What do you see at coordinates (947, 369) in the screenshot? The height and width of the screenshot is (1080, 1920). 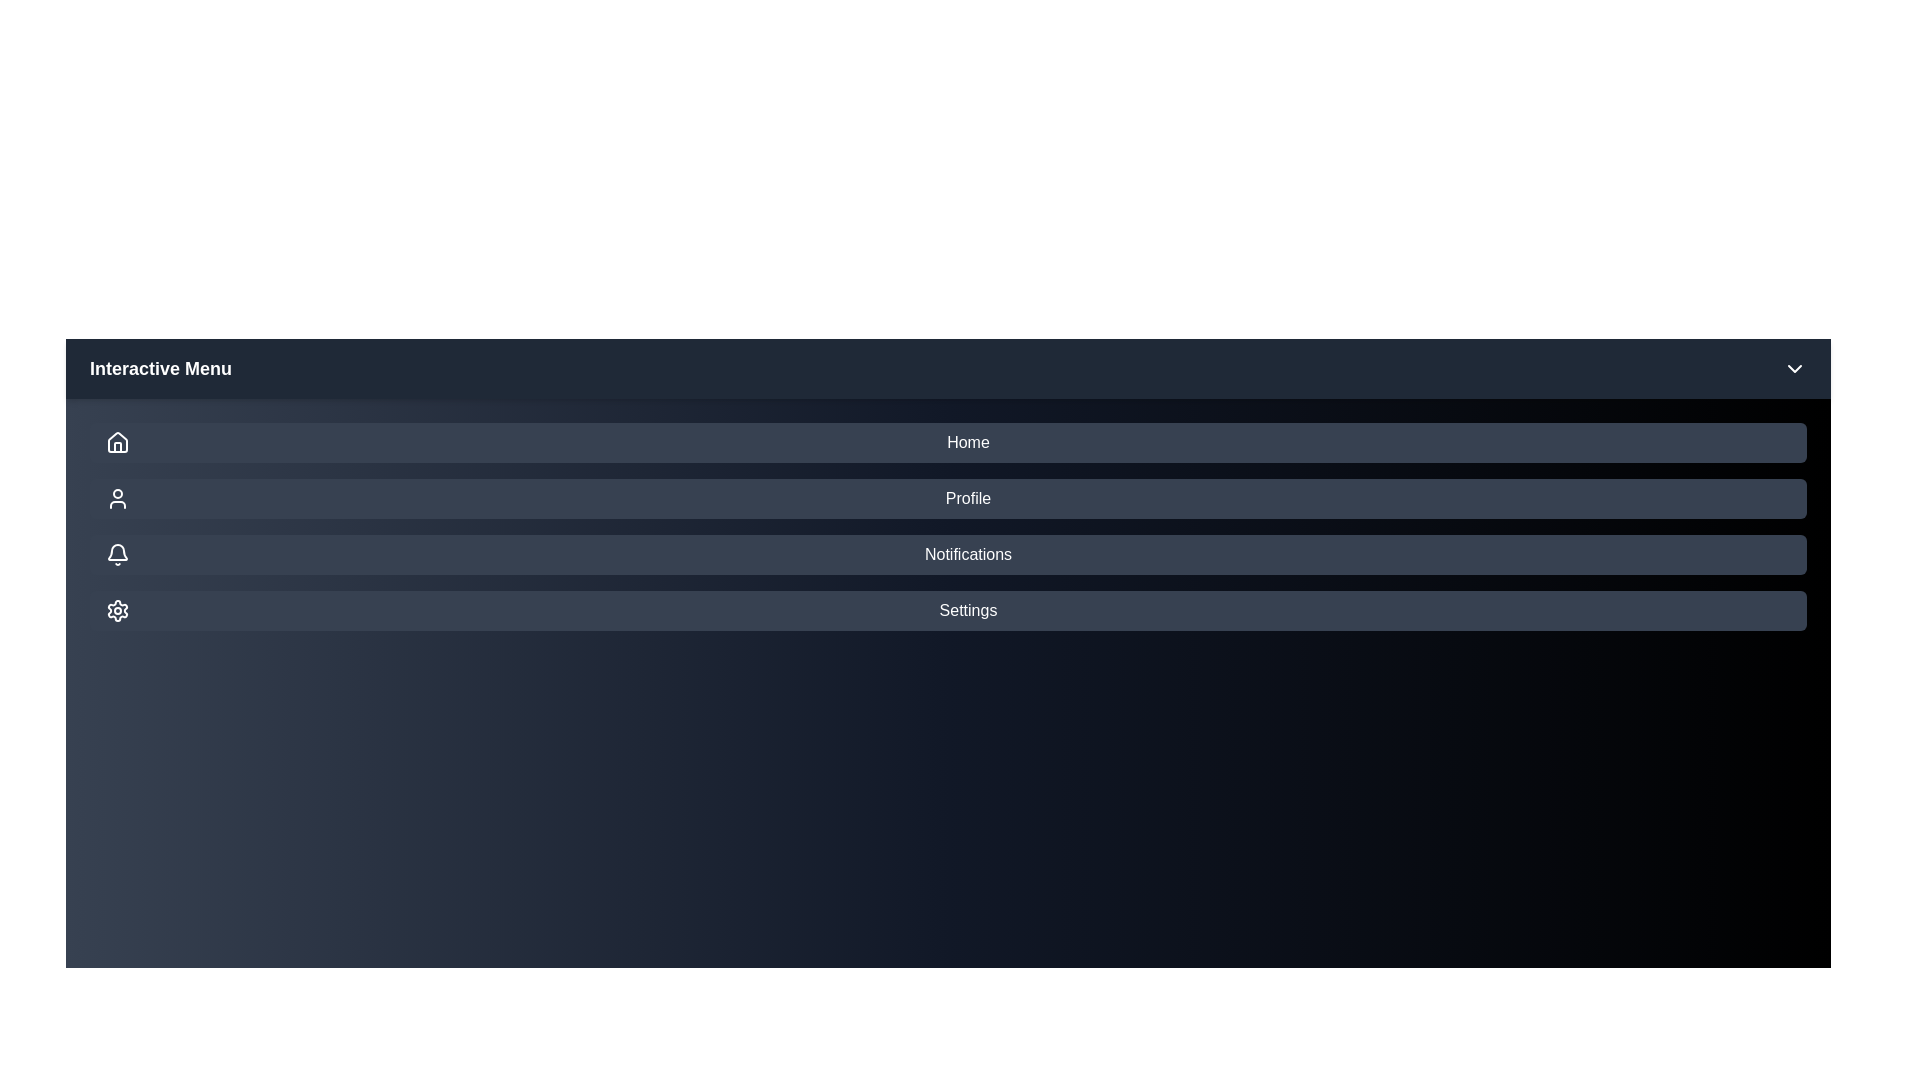 I see `the header to toggle the menu open/close state` at bounding box center [947, 369].